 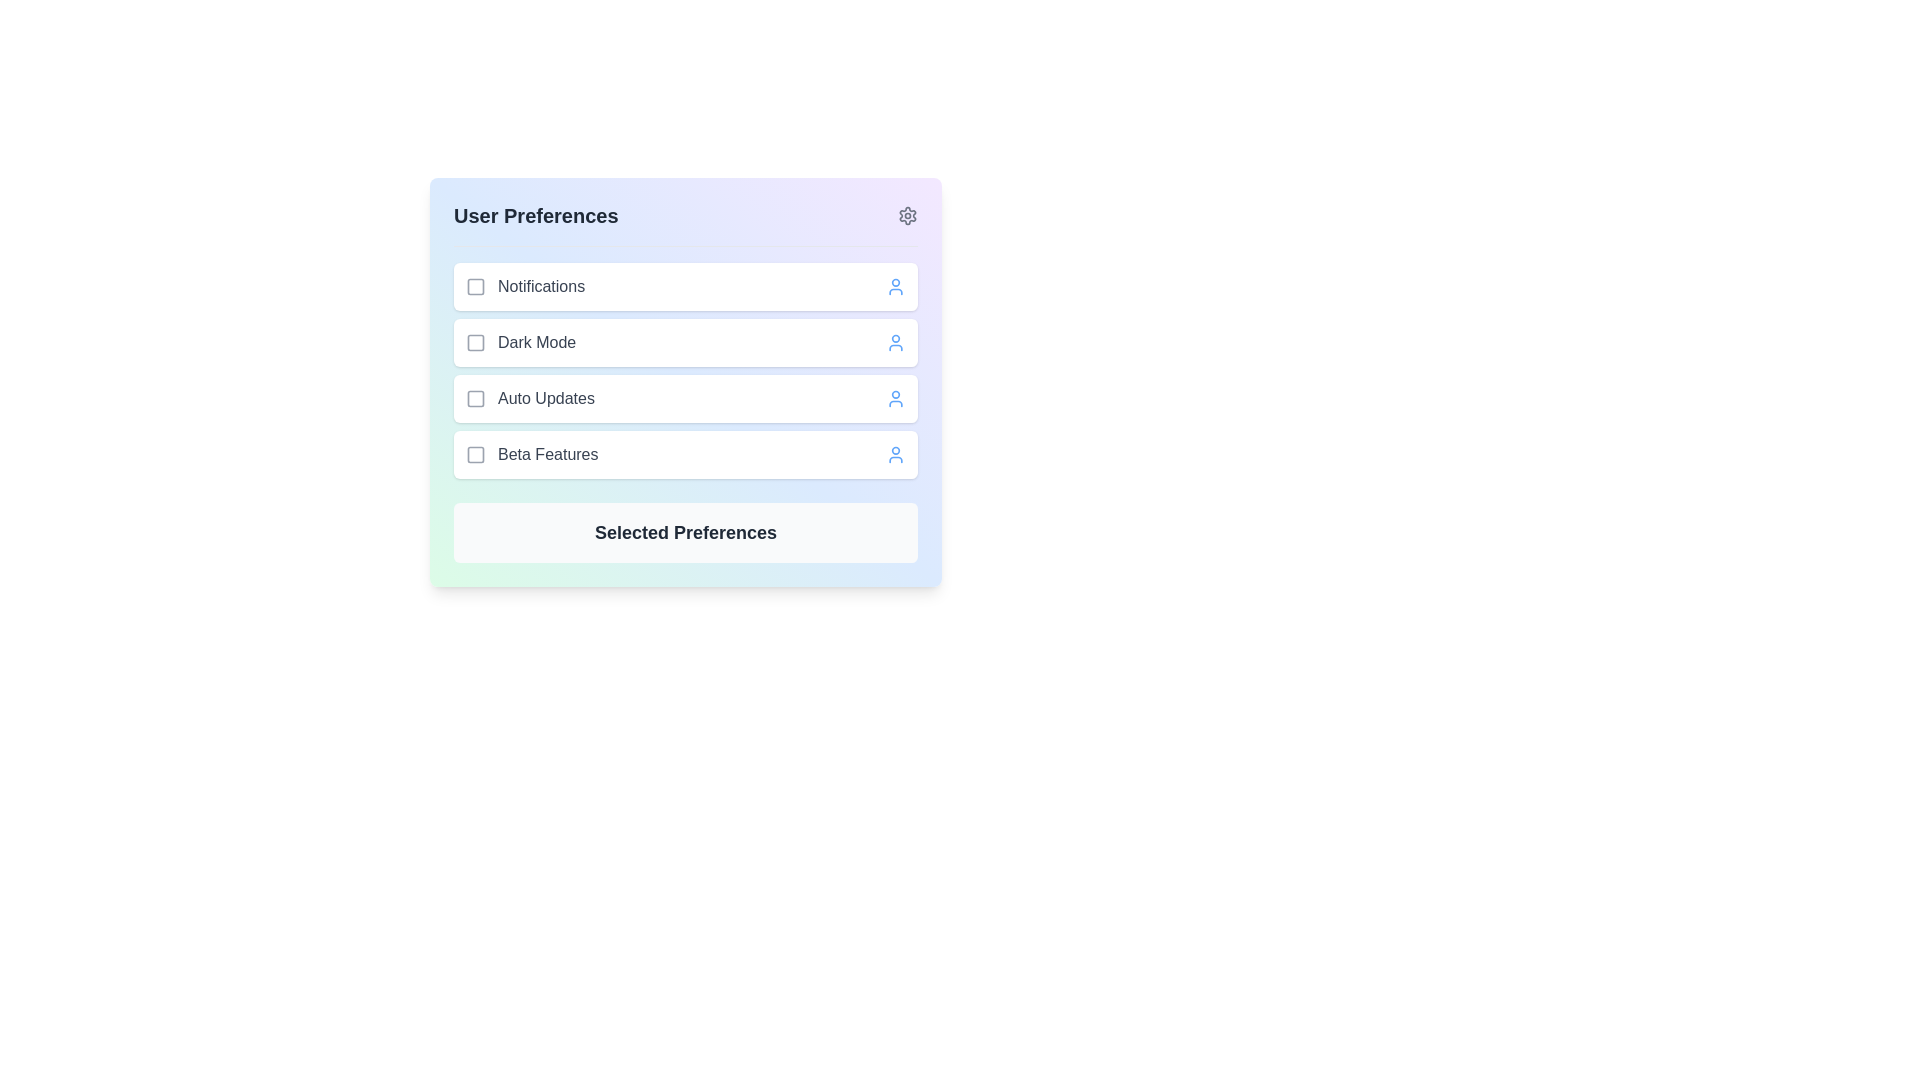 What do you see at coordinates (906, 216) in the screenshot?
I see `the cogwheel-shaped icon located in the top-right corner of the 'User Preferences' dialog box` at bounding box center [906, 216].